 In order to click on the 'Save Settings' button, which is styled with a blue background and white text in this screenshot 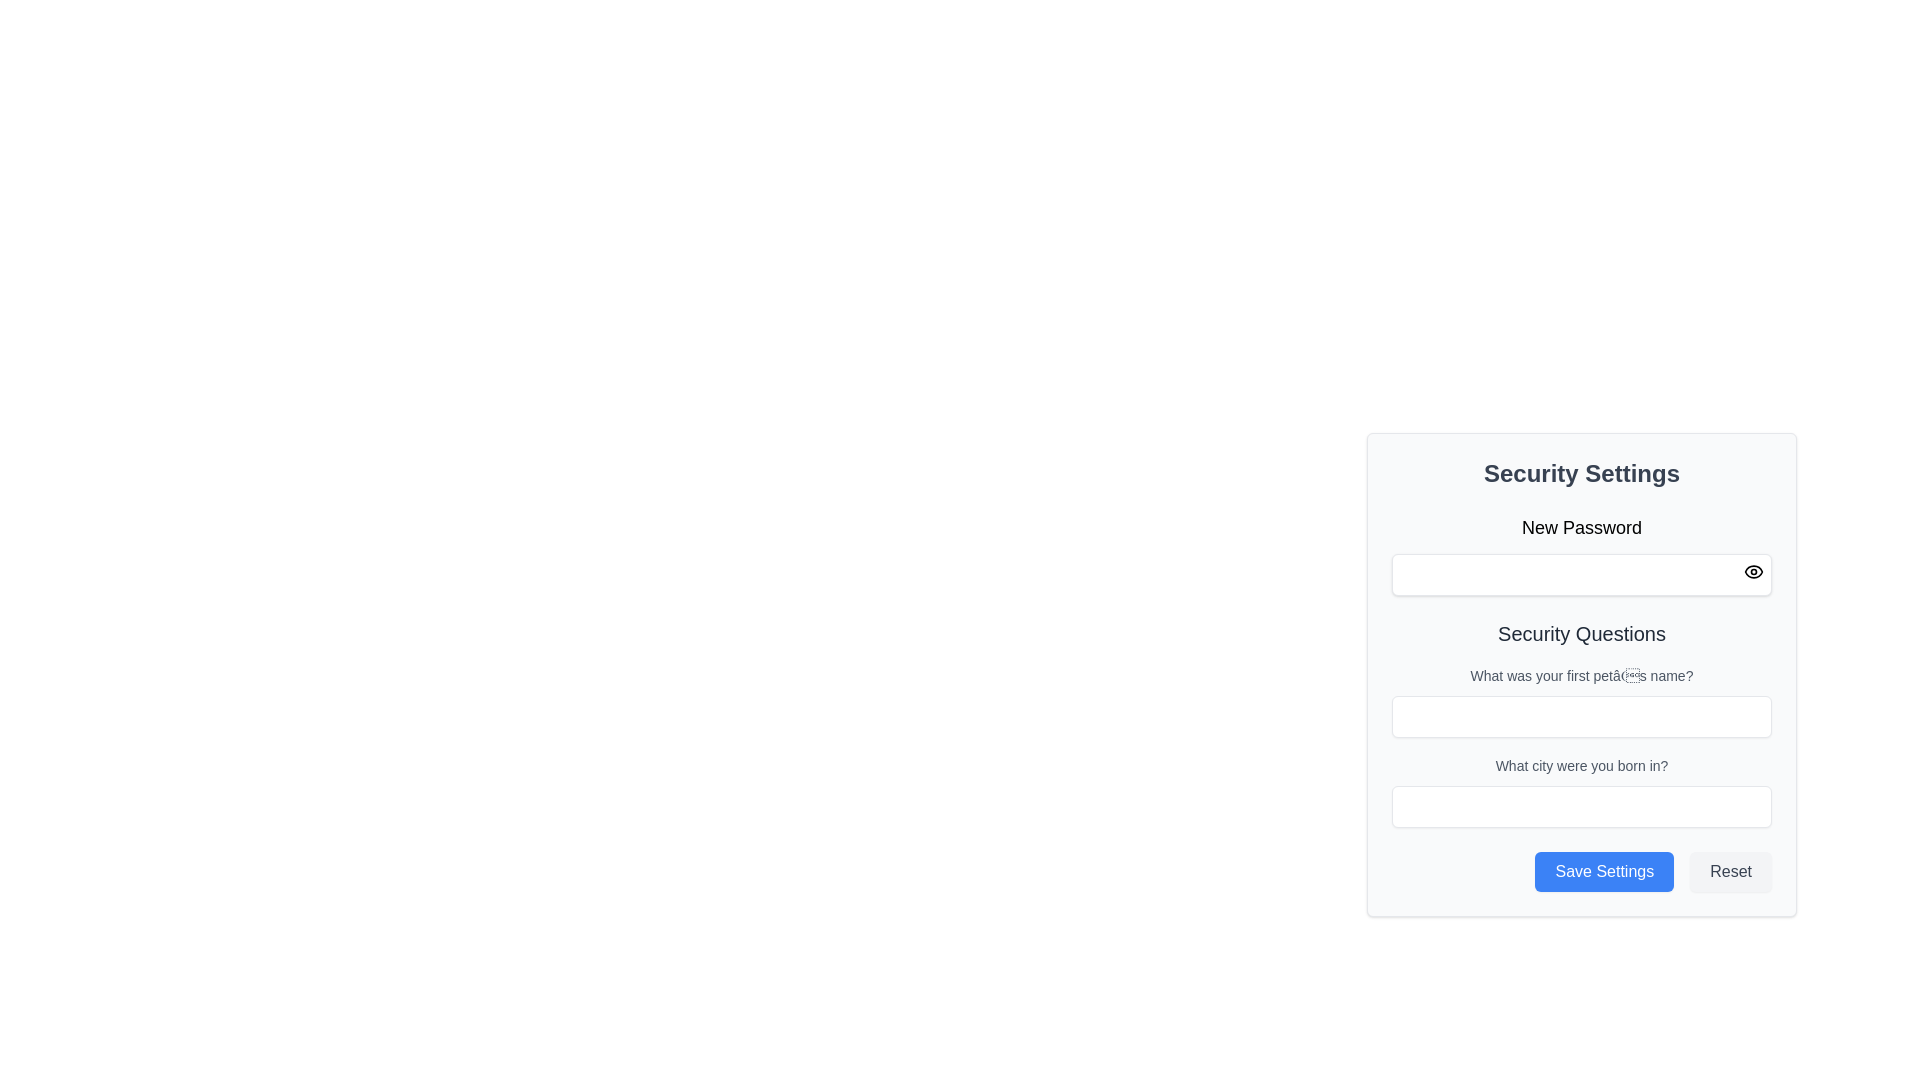, I will do `click(1581, 870)`.